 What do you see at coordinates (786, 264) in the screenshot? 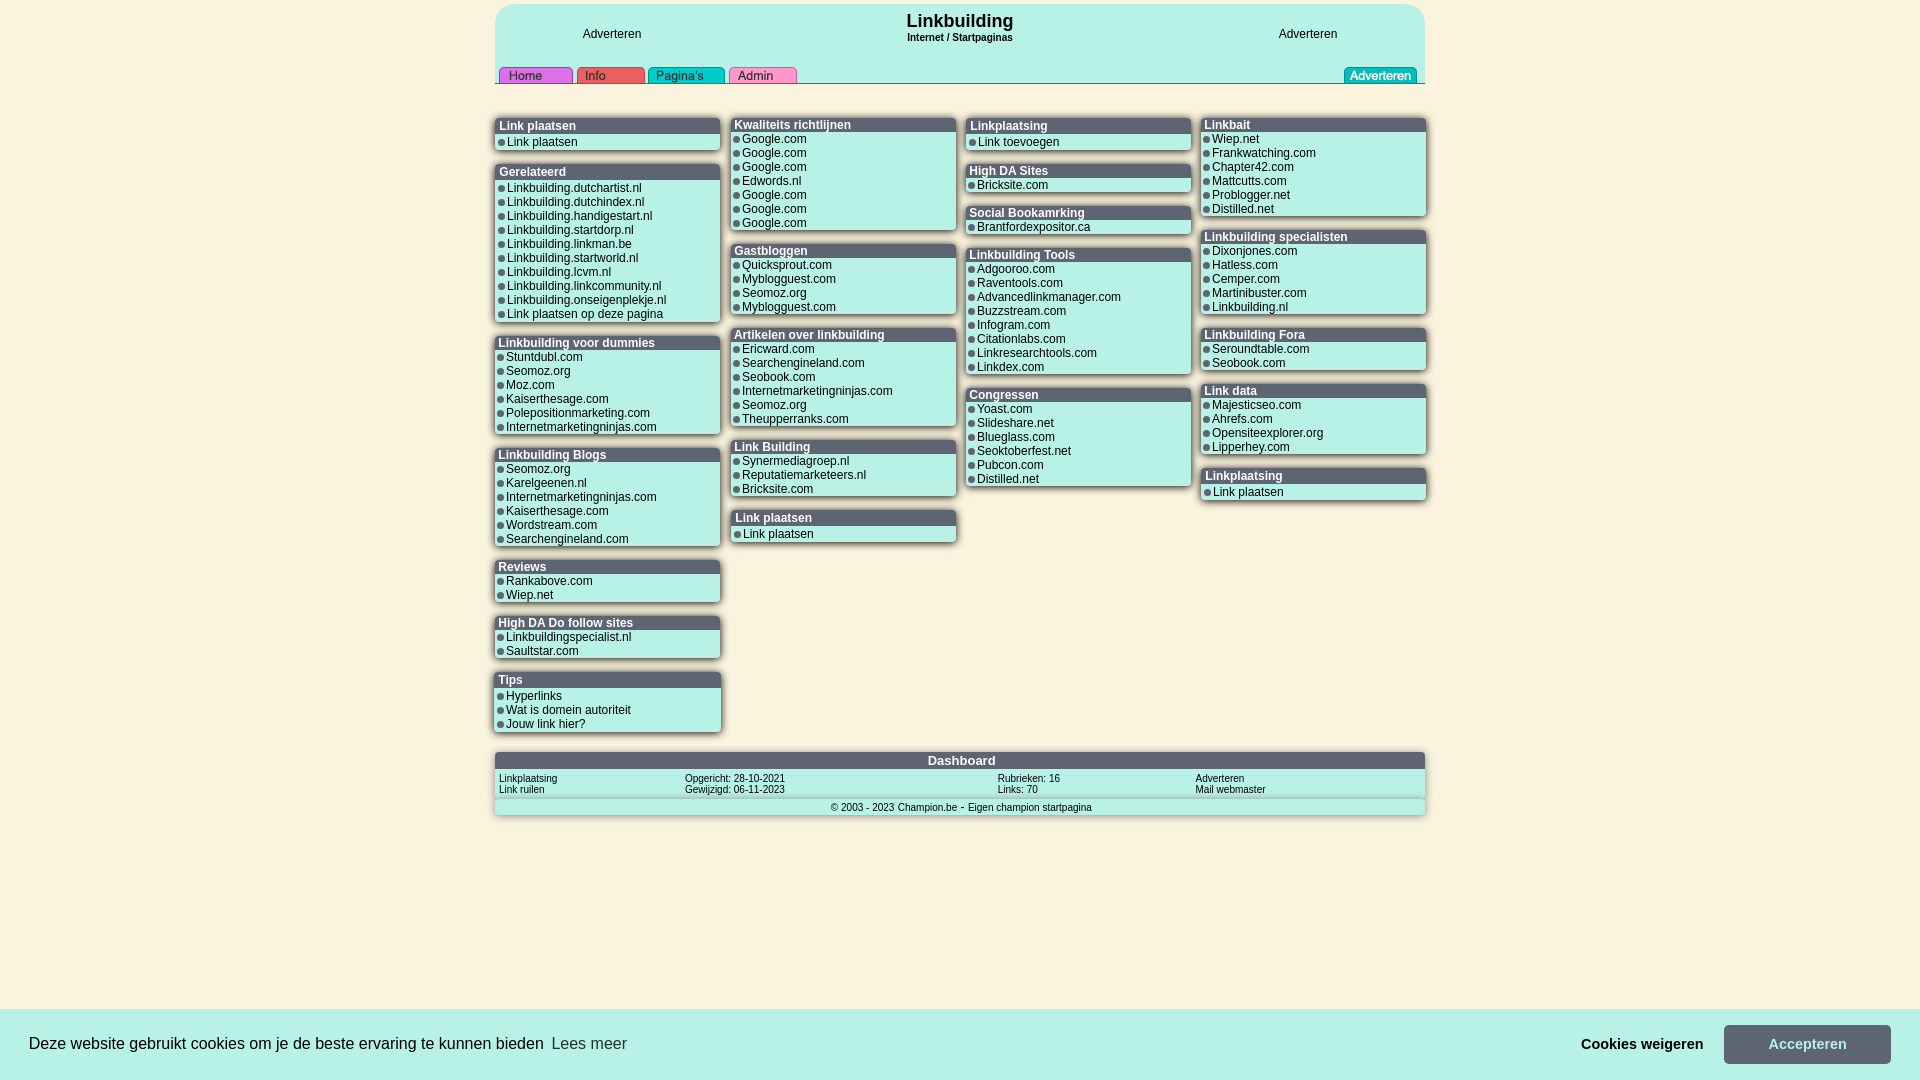
I see `'Quicksprout.com'` at bounding box center [786, 264].